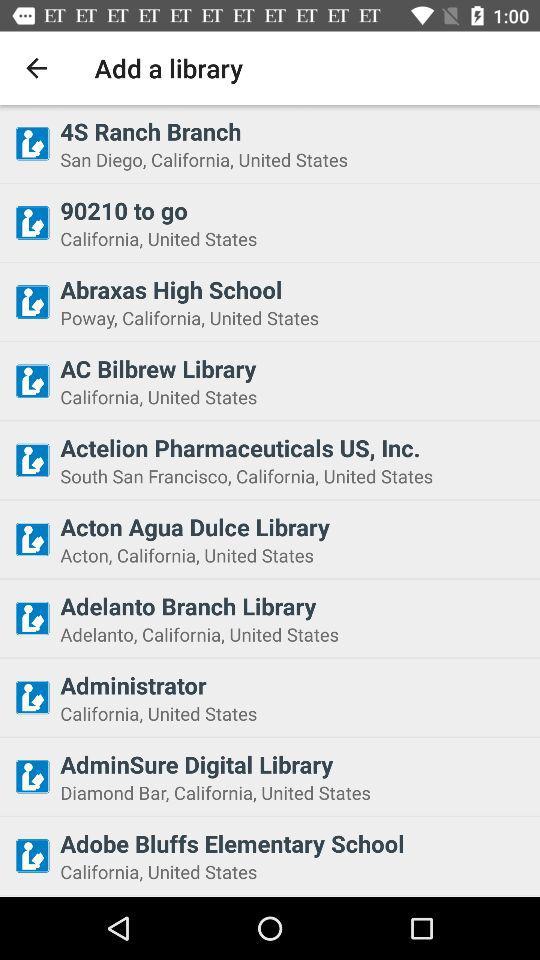 This screenshot has width=540, height=960. What do you see at coordinates (293, 605) in the screenshot?
I see `adelanto branch library item` at bounding box center [293, 605].